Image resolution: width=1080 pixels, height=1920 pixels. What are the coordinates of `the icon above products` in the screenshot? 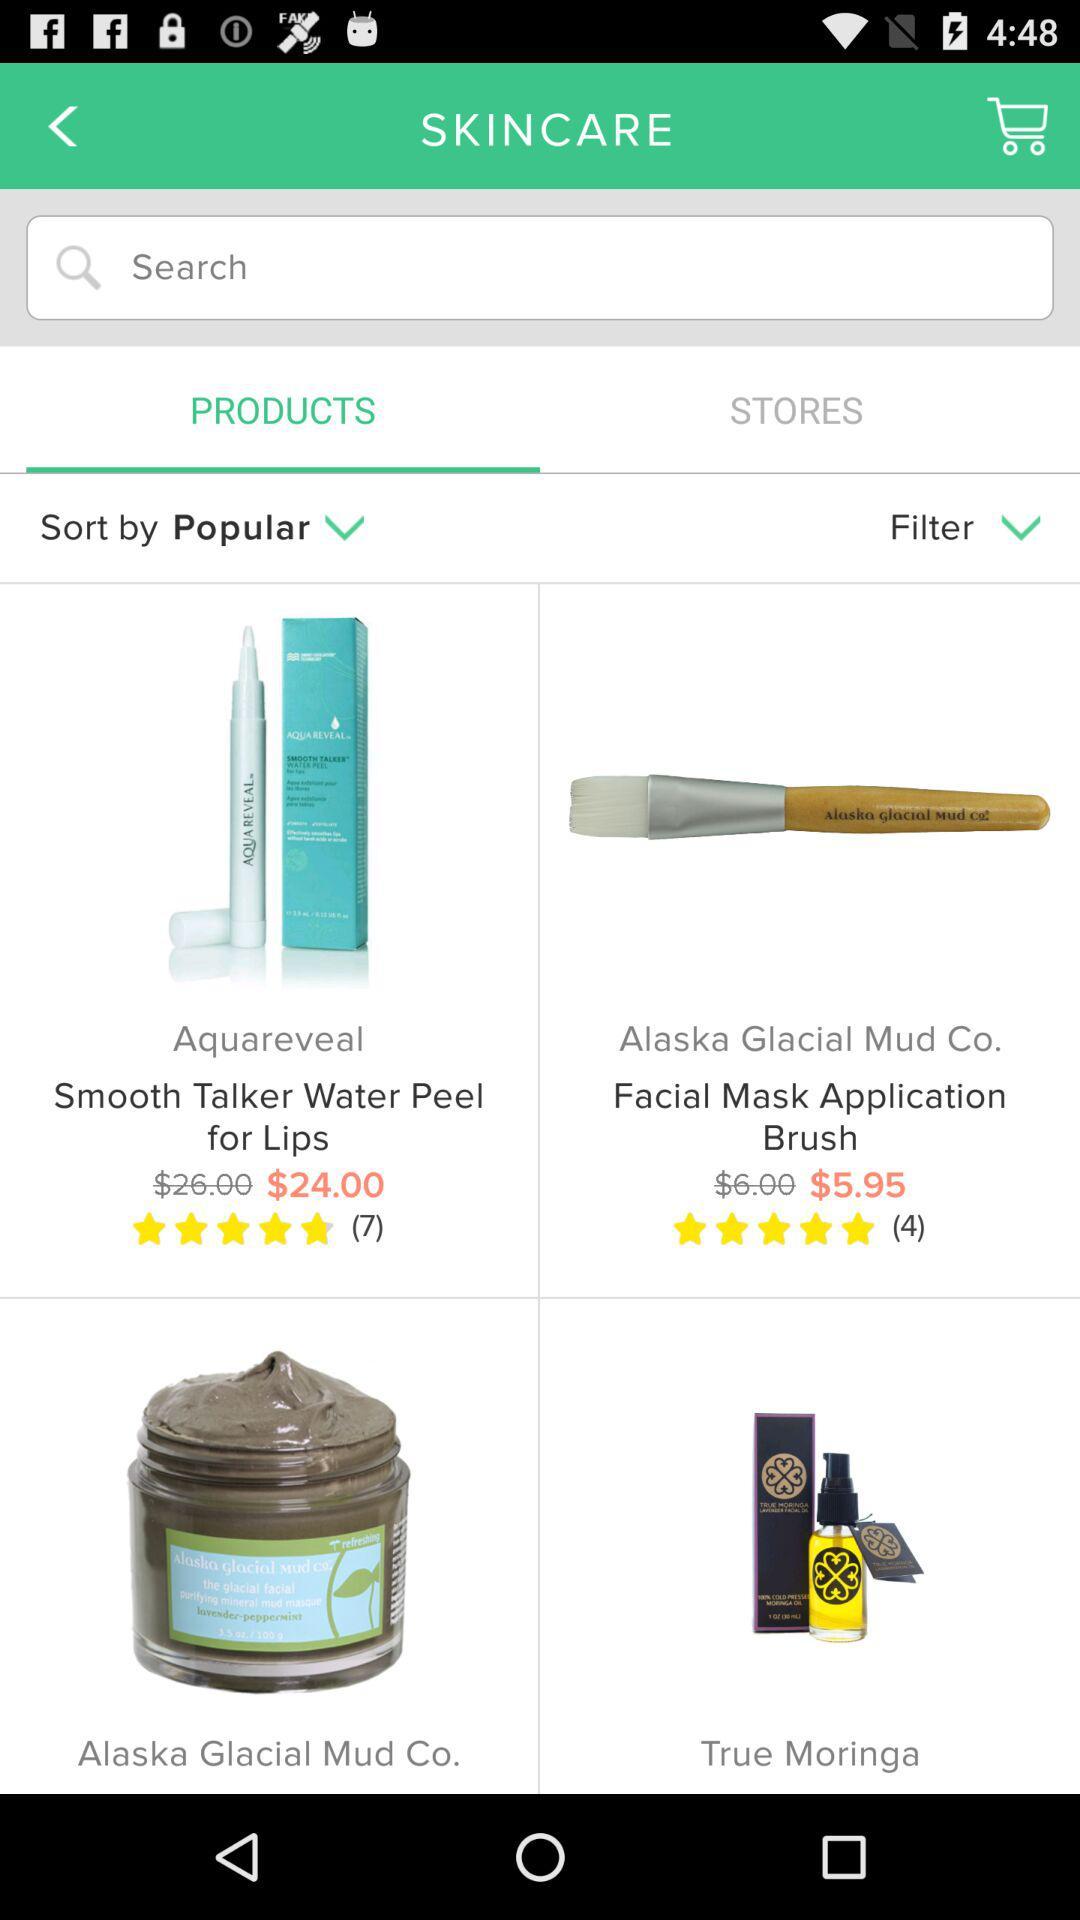 It's located at (540, 266).